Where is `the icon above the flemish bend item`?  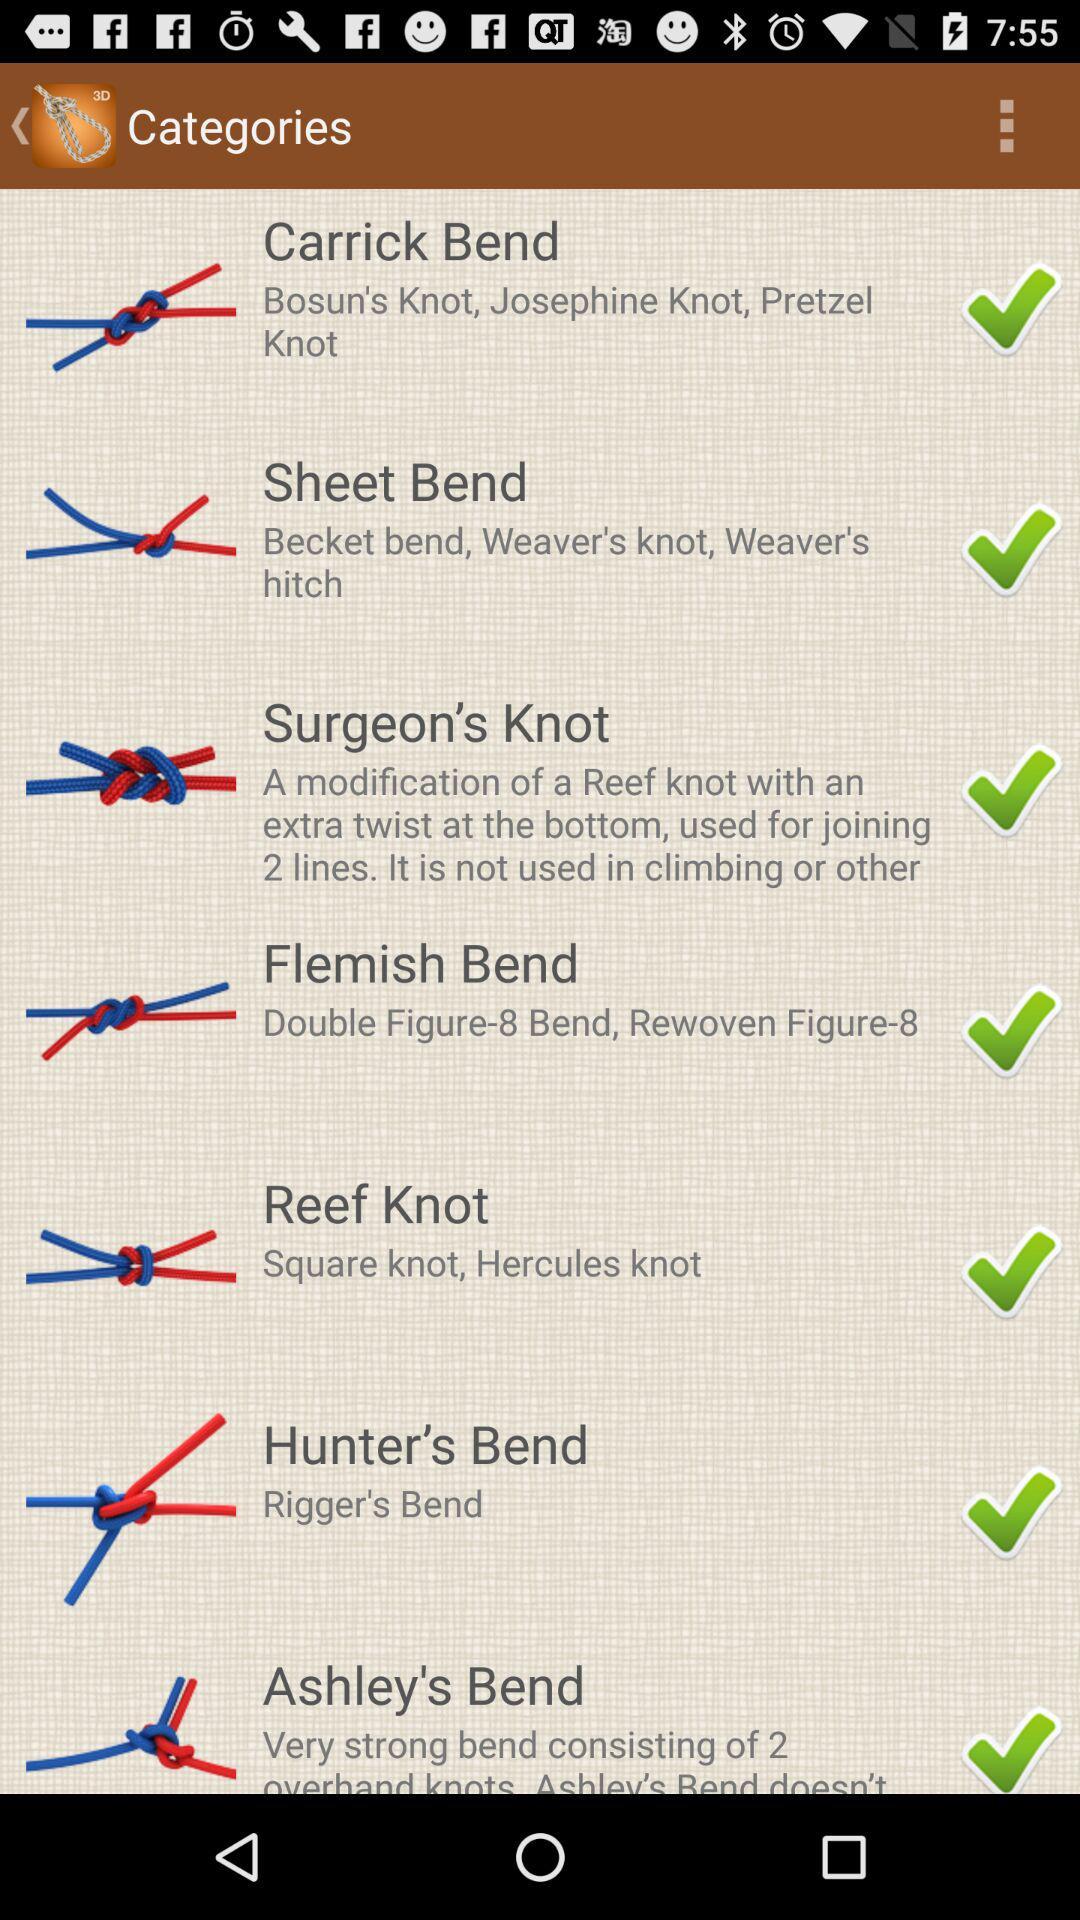 the icon above the flemish bend item is located at coordinates (604, 822).